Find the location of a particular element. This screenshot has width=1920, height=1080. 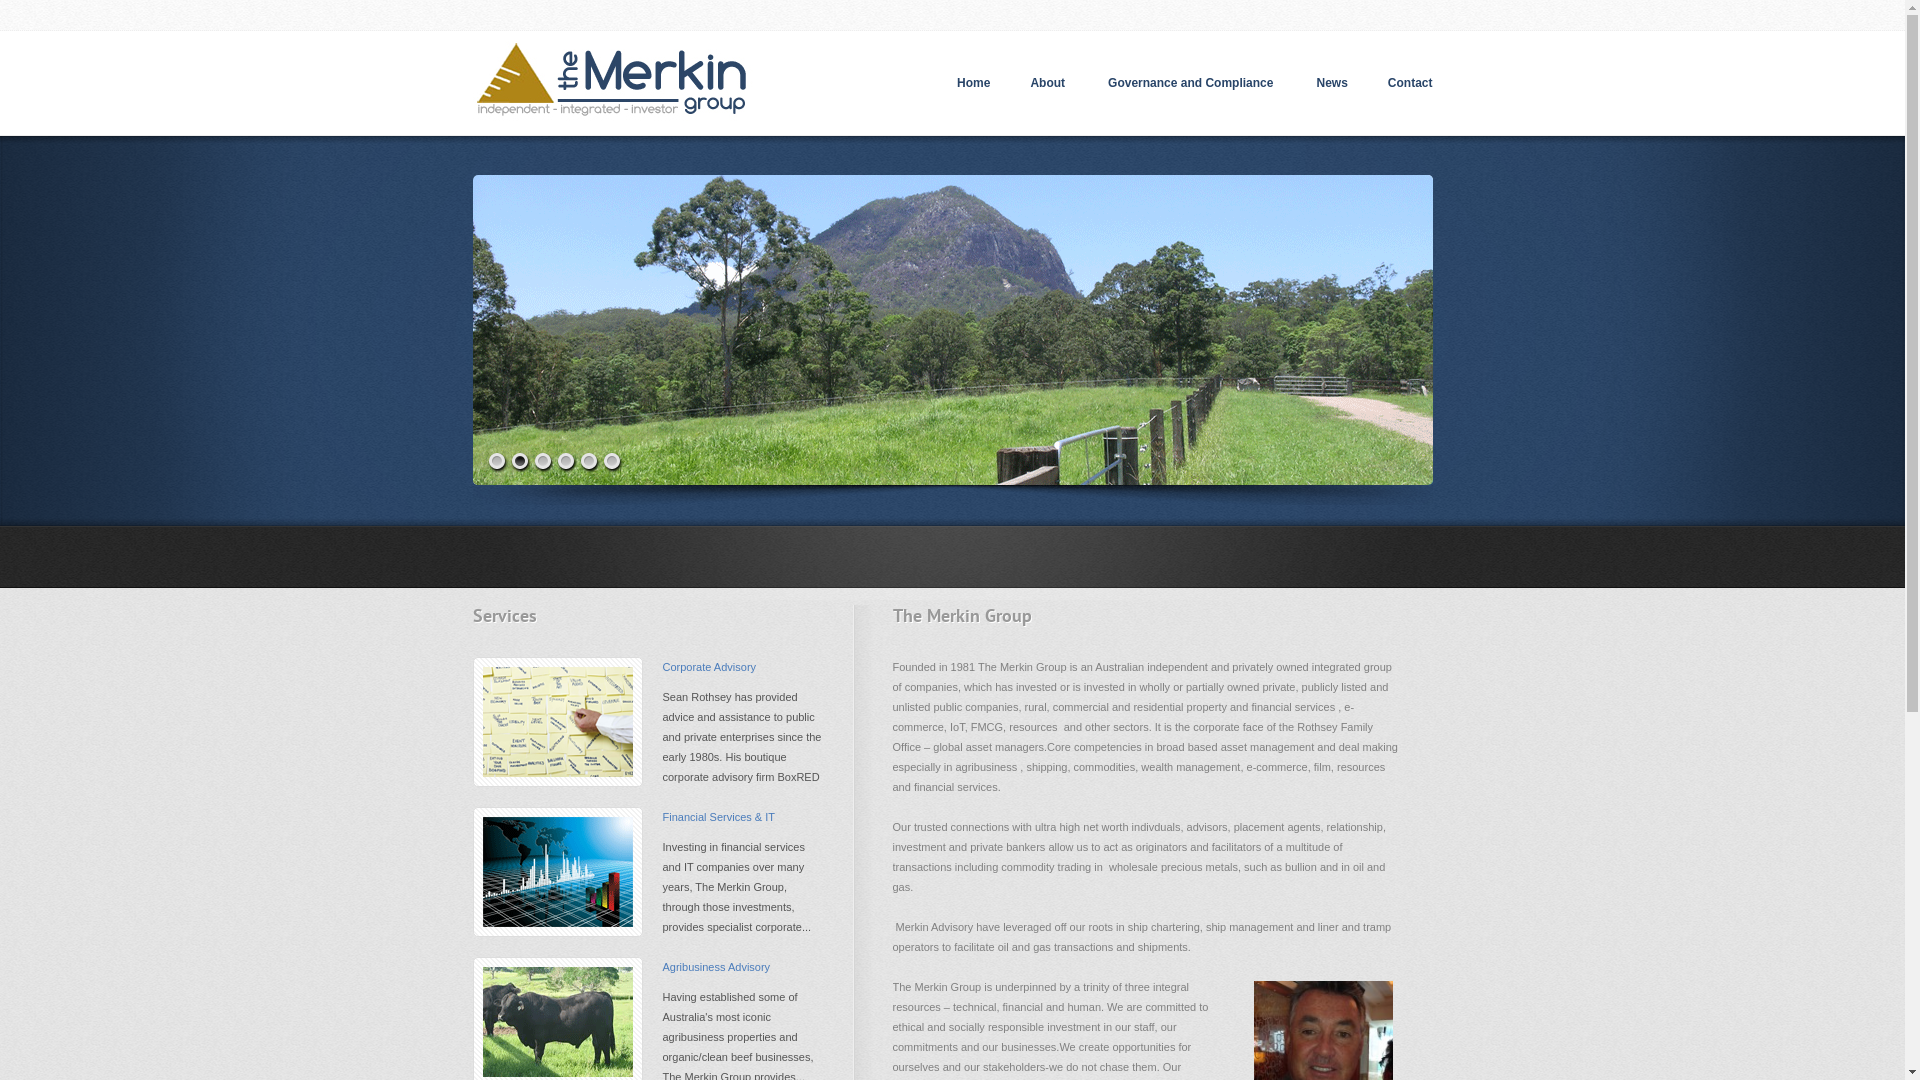

'2' is located at coordinates (519, 463).